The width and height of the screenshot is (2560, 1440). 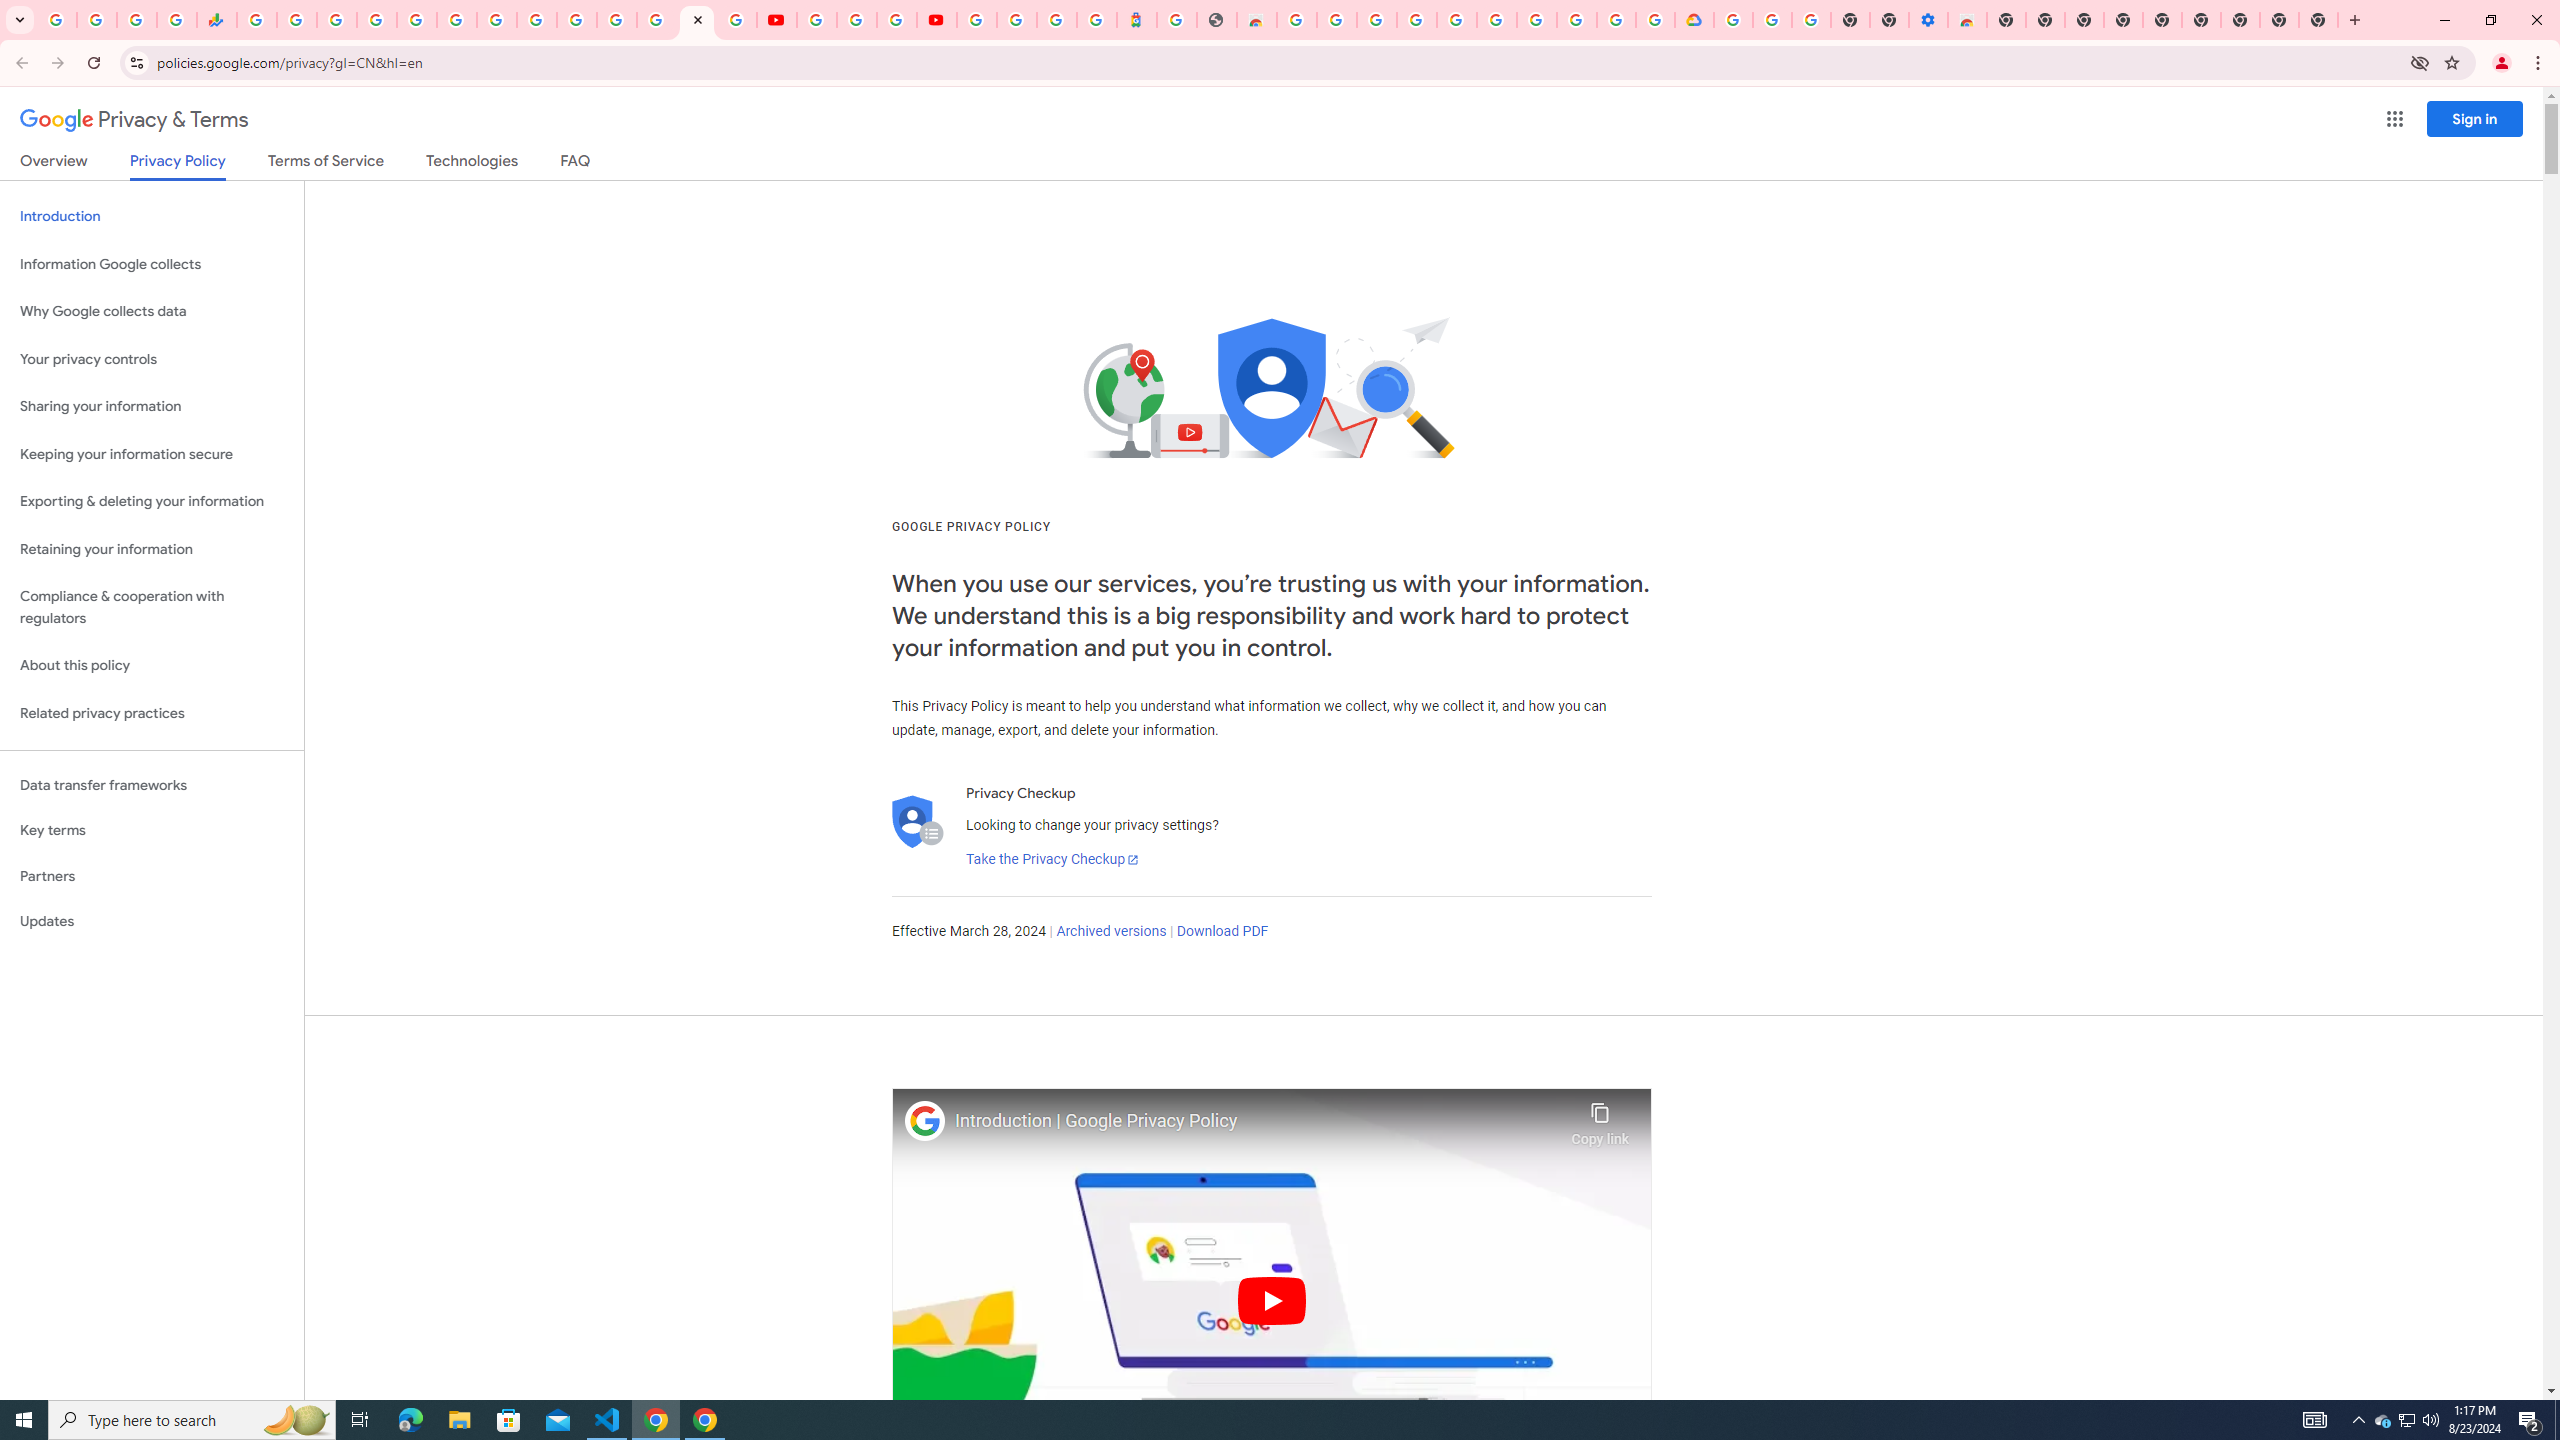 What do you see at coordinates (325, 164) in the screenshot?
I see `'Terms of Service'` at bounding box center [325, 164].